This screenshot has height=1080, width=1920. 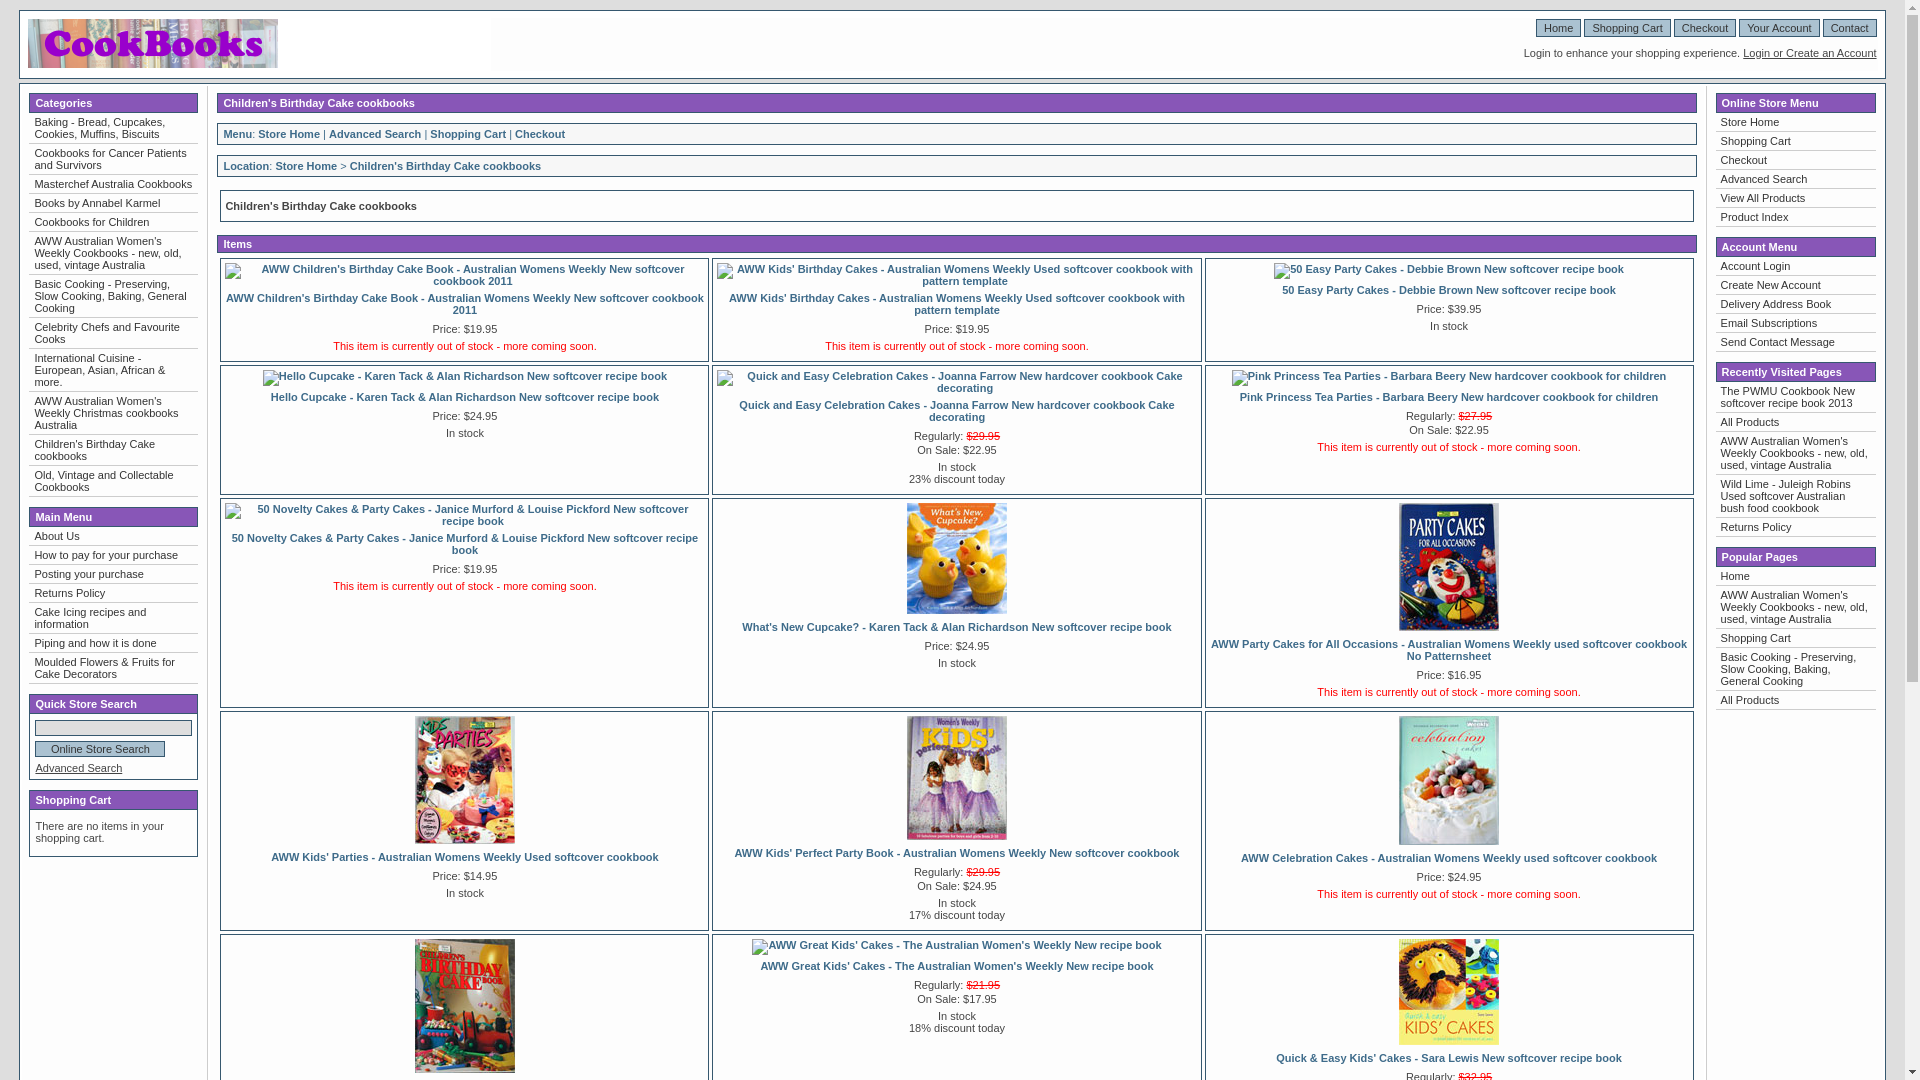 I want to click on 'Home', so click(x=1557, y=27).